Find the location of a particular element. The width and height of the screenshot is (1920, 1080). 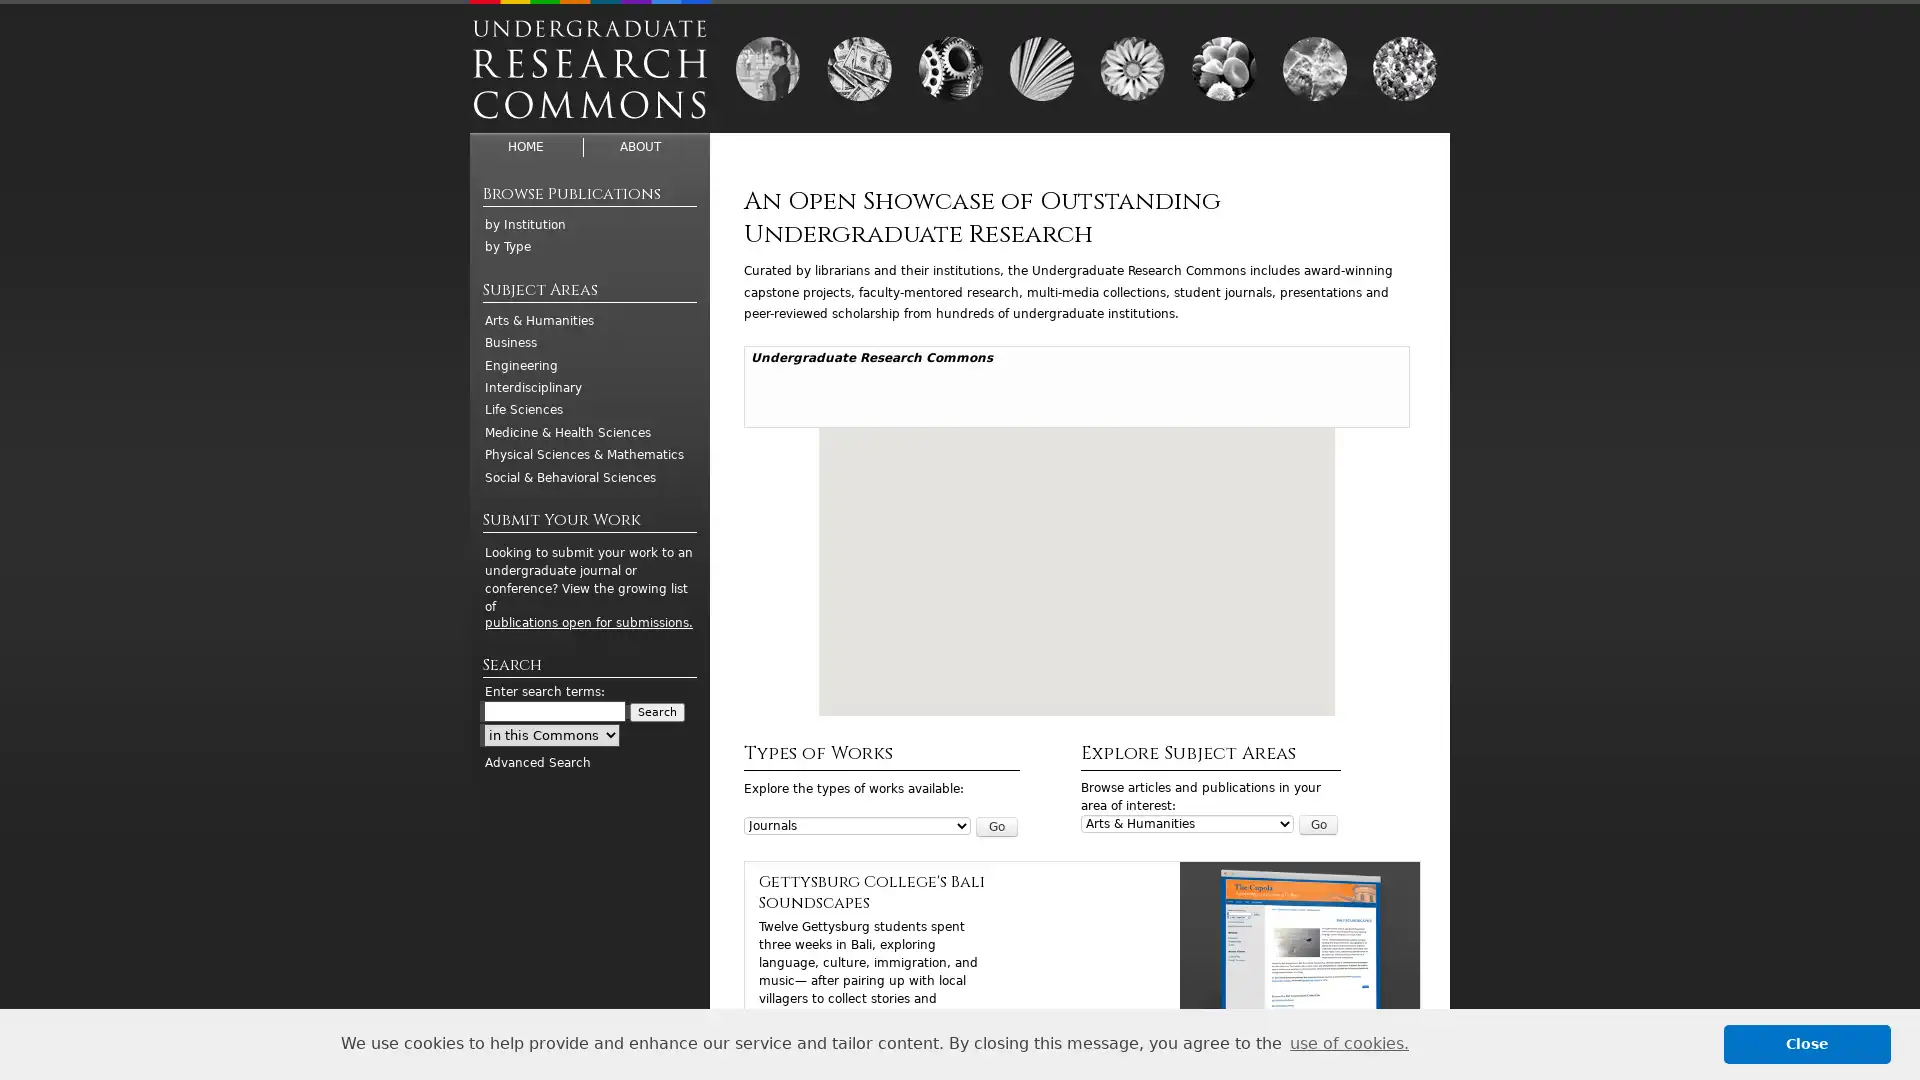

dismiss cookie message is located at coordinates (1807, 1043).